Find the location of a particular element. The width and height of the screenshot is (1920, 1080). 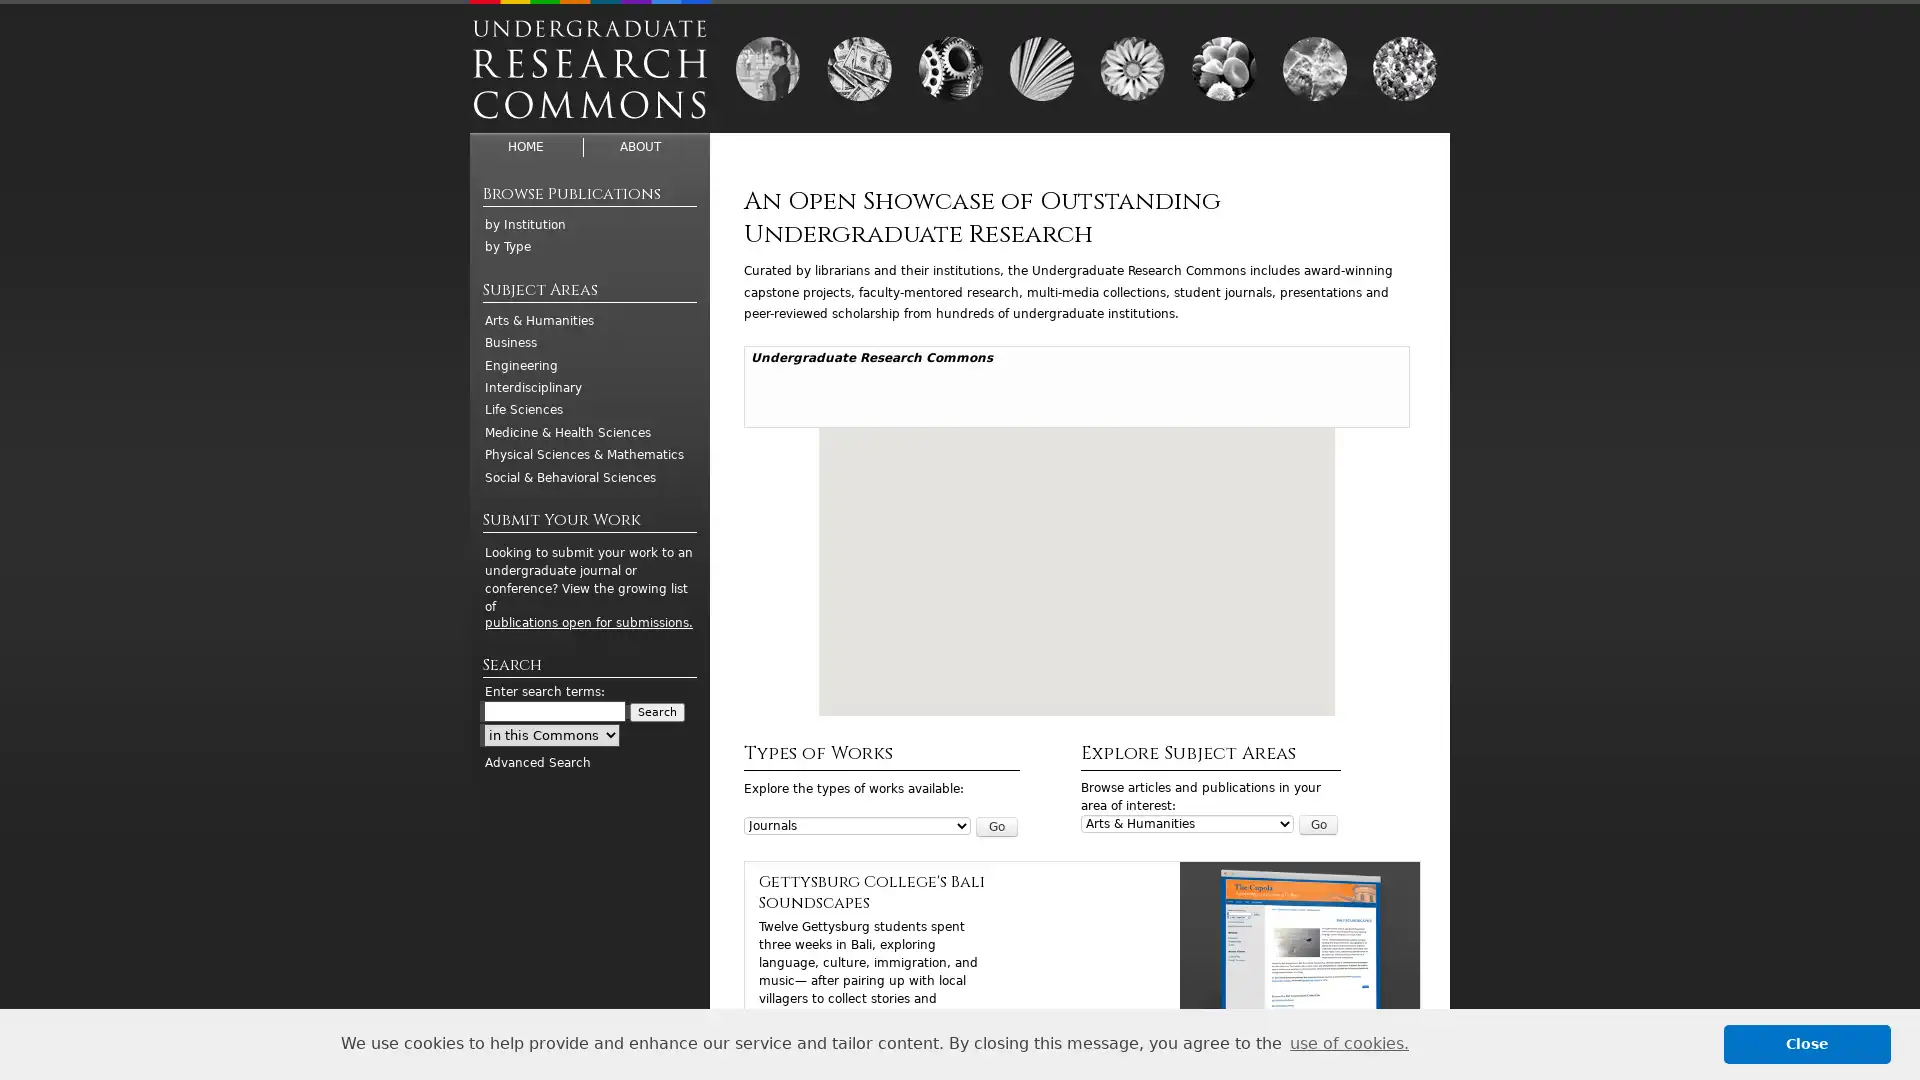

dismiss cookie message is located at coordinates (1807, 1043).